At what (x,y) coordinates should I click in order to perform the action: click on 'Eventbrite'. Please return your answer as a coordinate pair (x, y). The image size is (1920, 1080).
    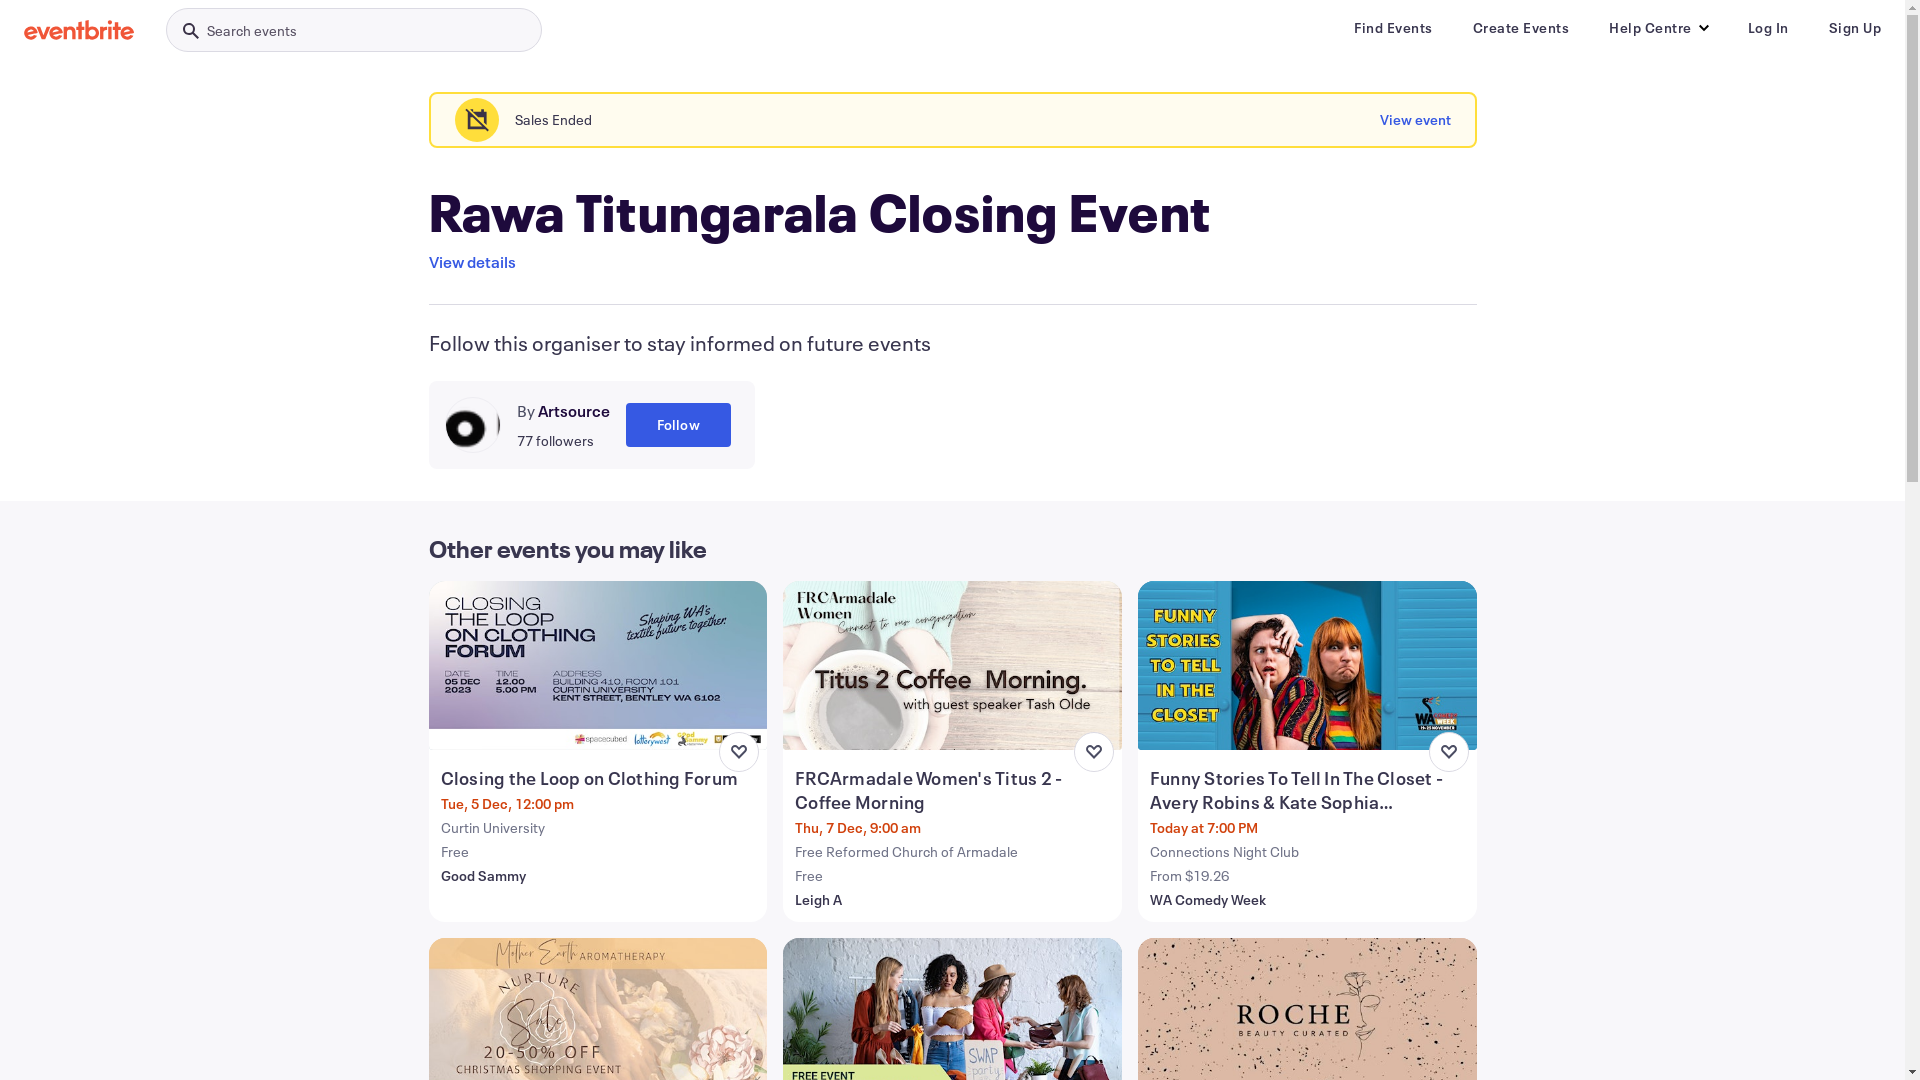
    Looking at the image, I should click on (78, 30).